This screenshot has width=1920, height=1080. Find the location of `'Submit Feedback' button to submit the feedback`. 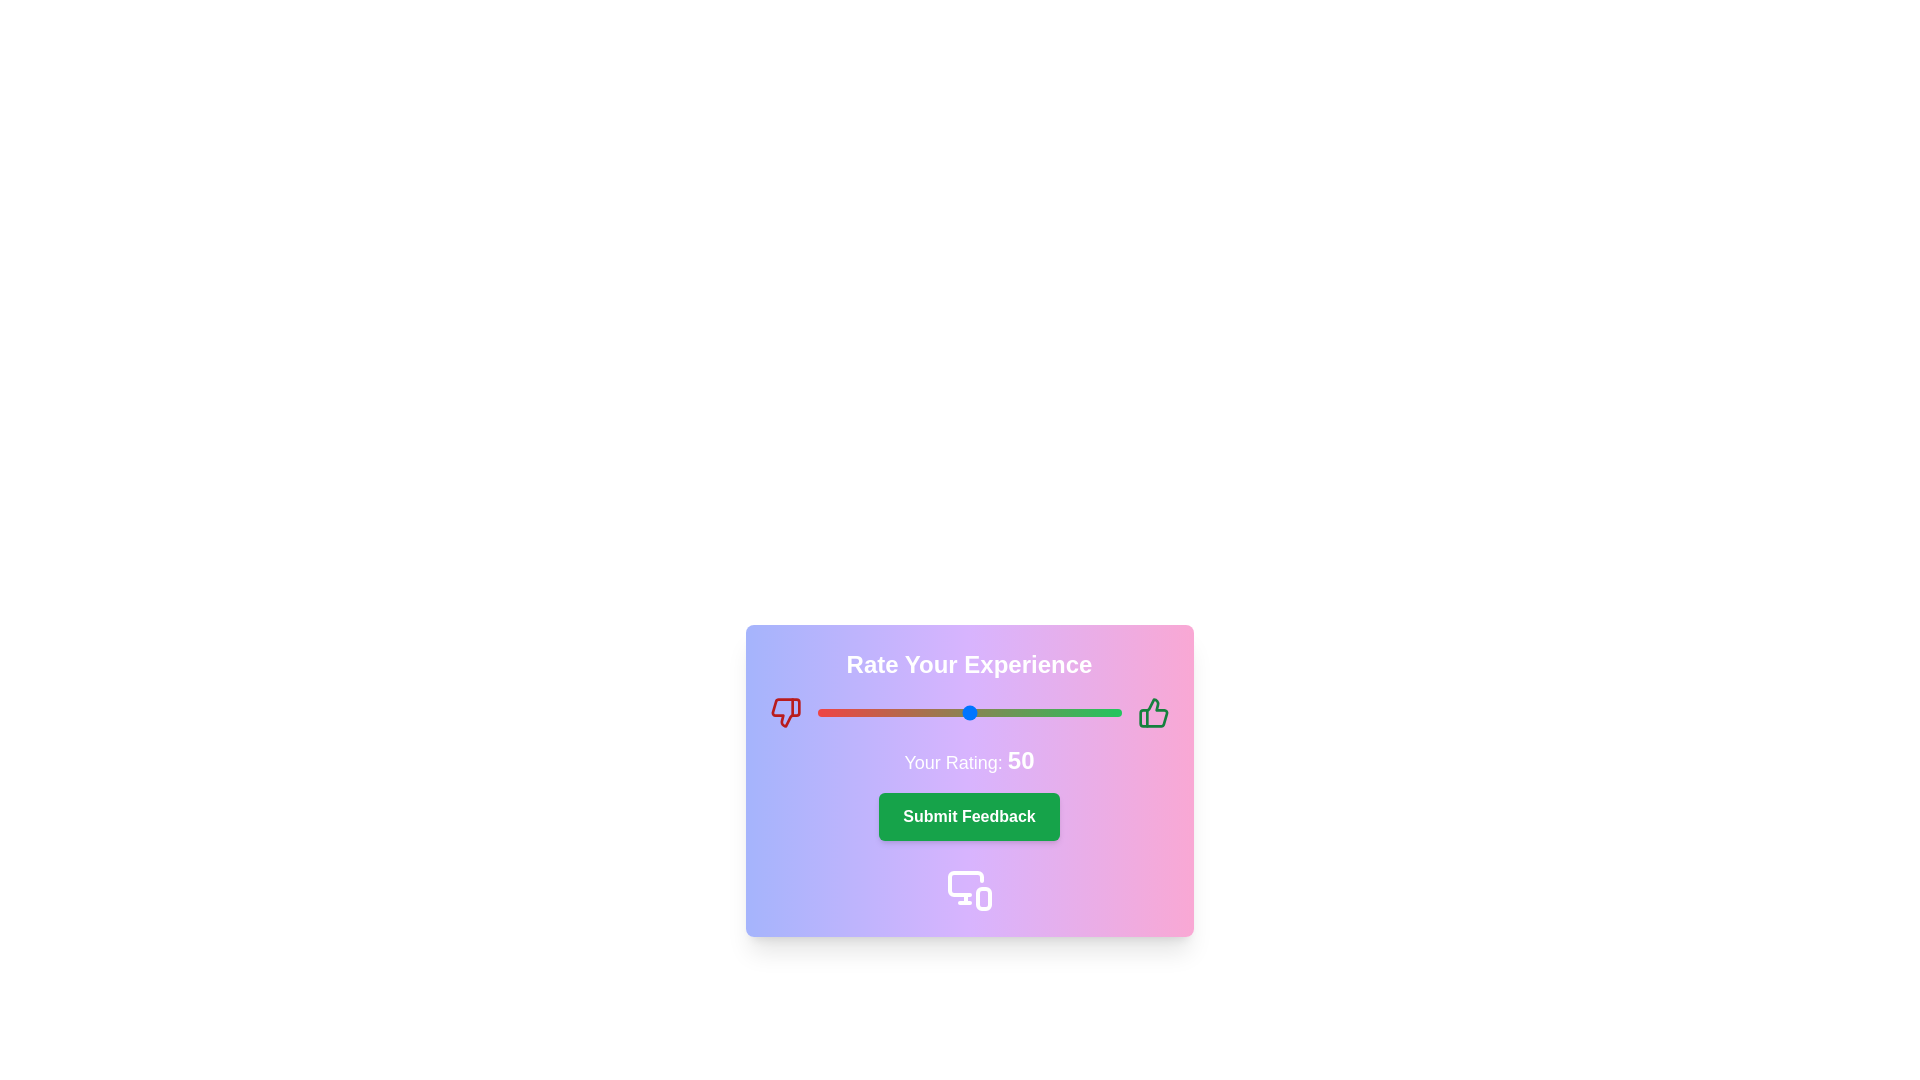

'Submit Feedback' button to submit the feedback is located at coordinates (969, 817).